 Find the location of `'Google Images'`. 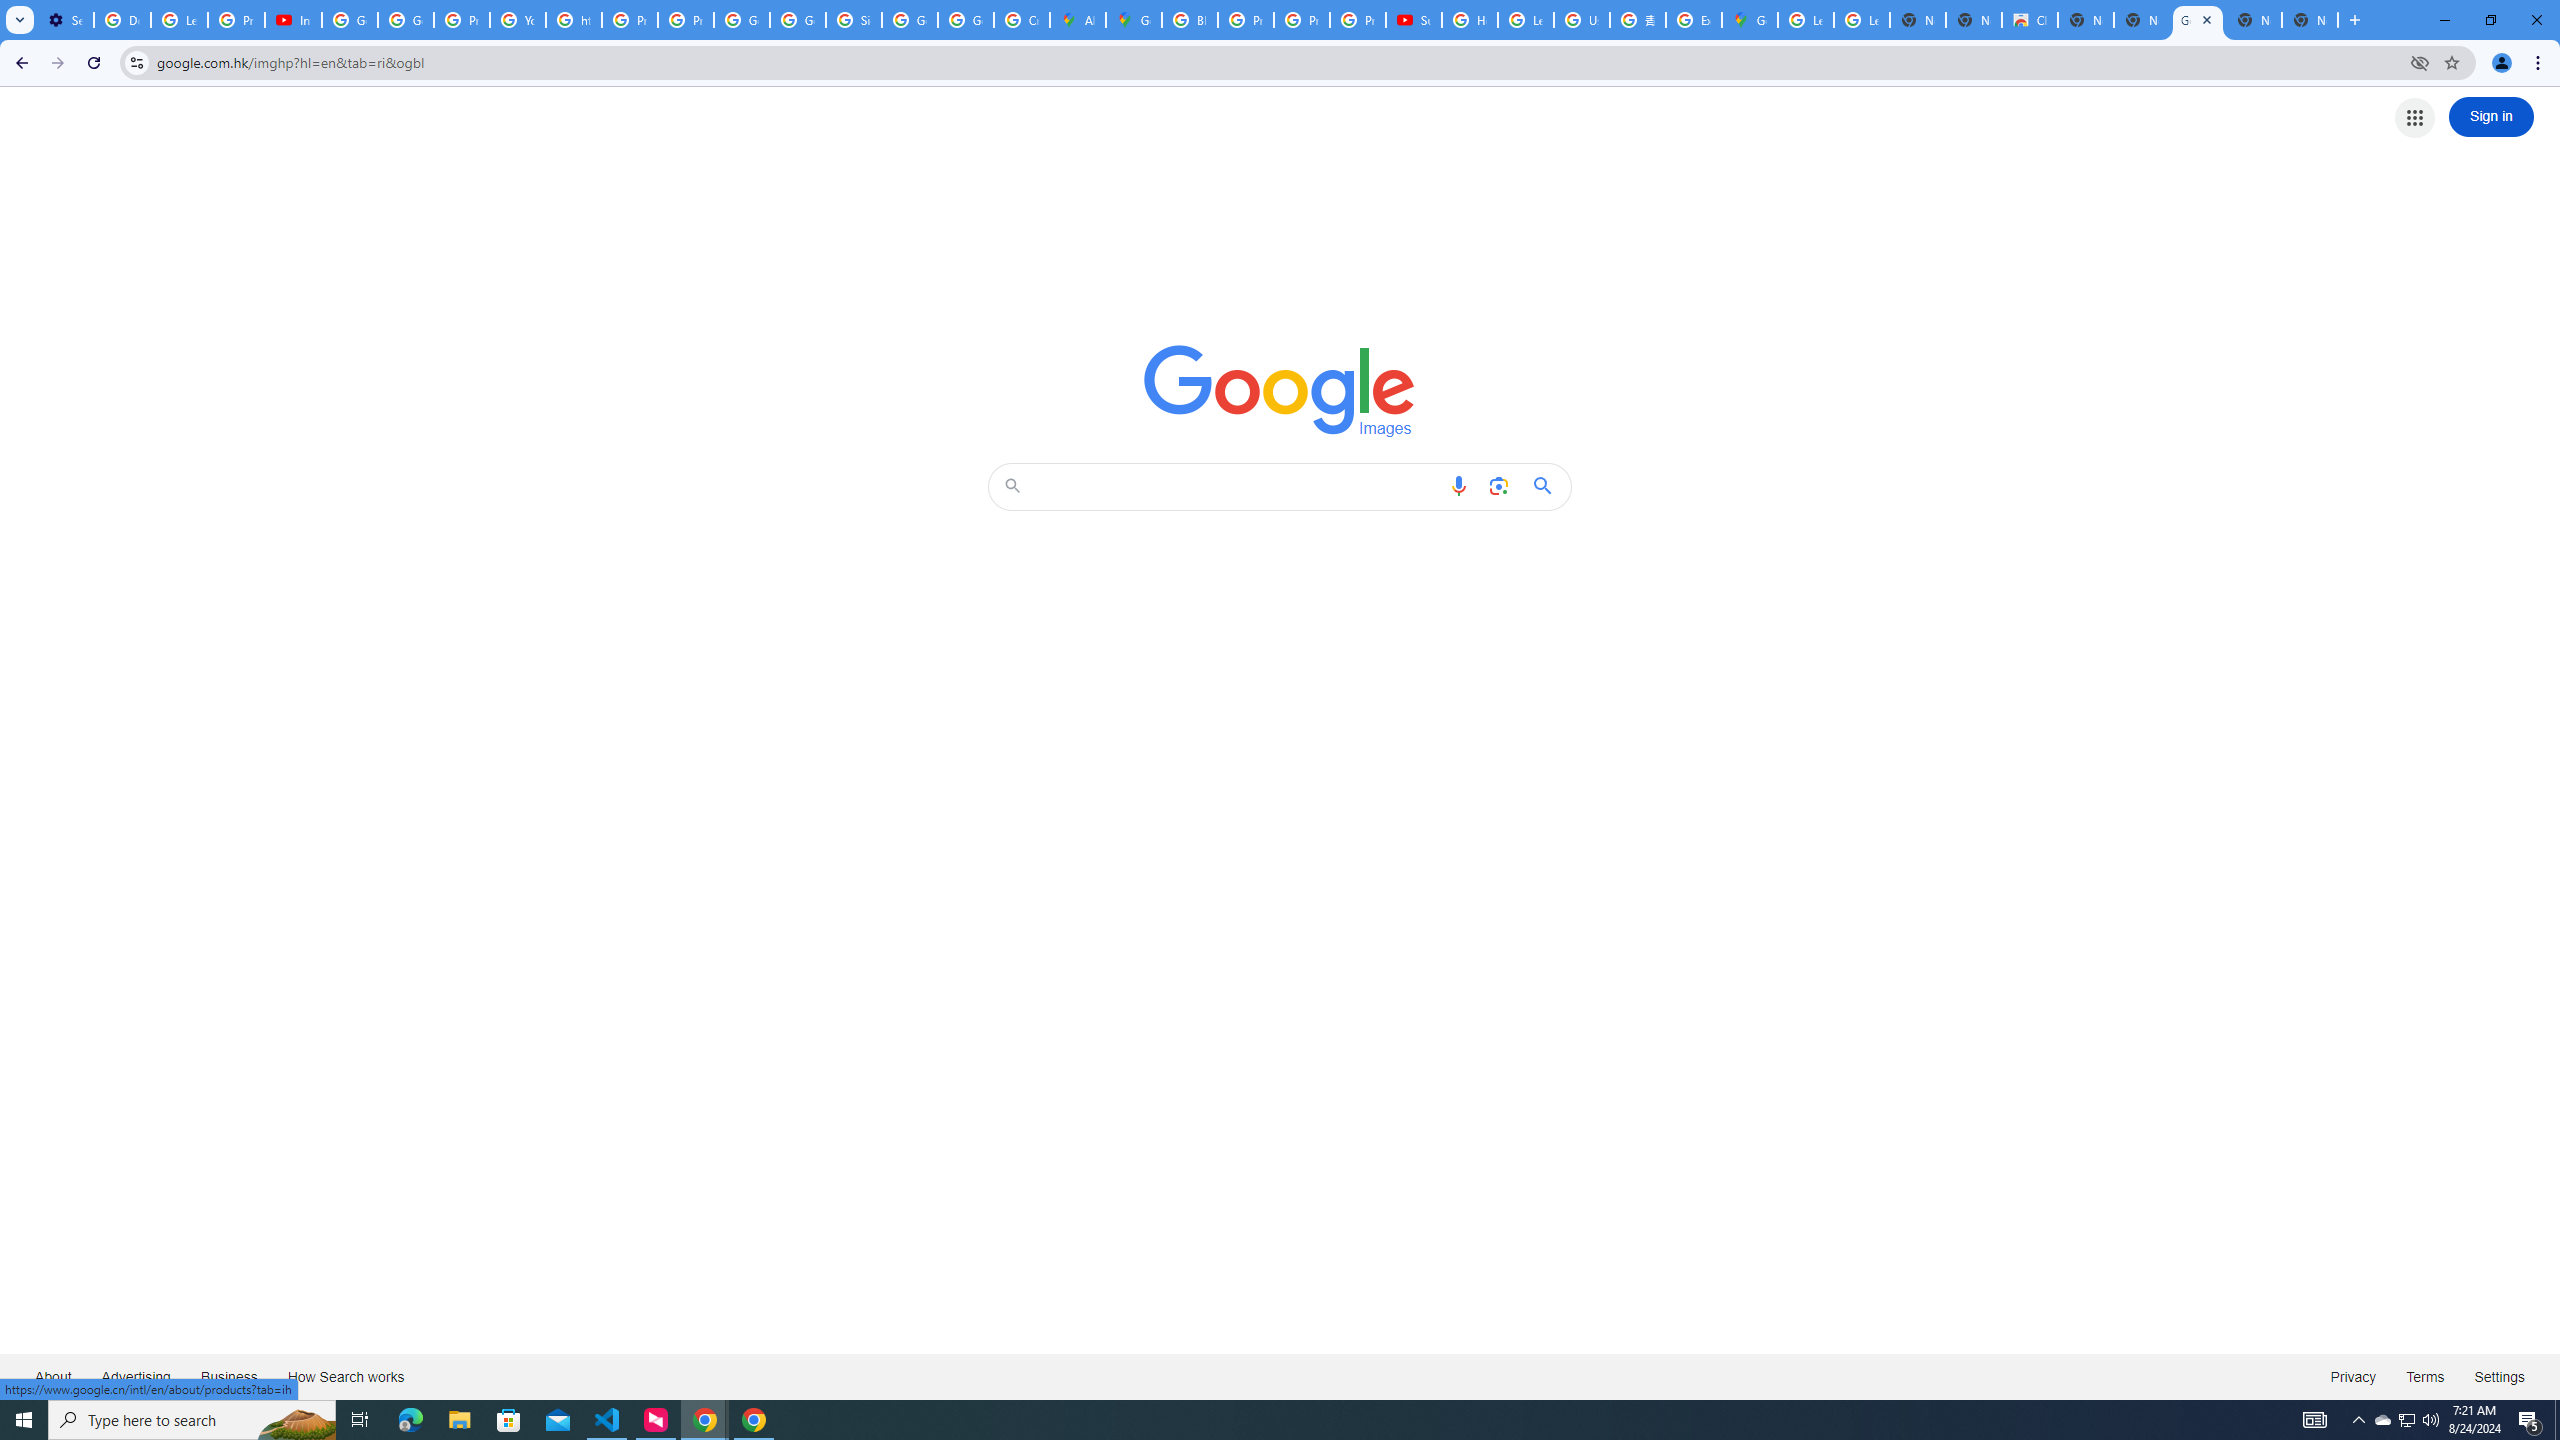

'Google Images' is located at coordinates (1280, 390).